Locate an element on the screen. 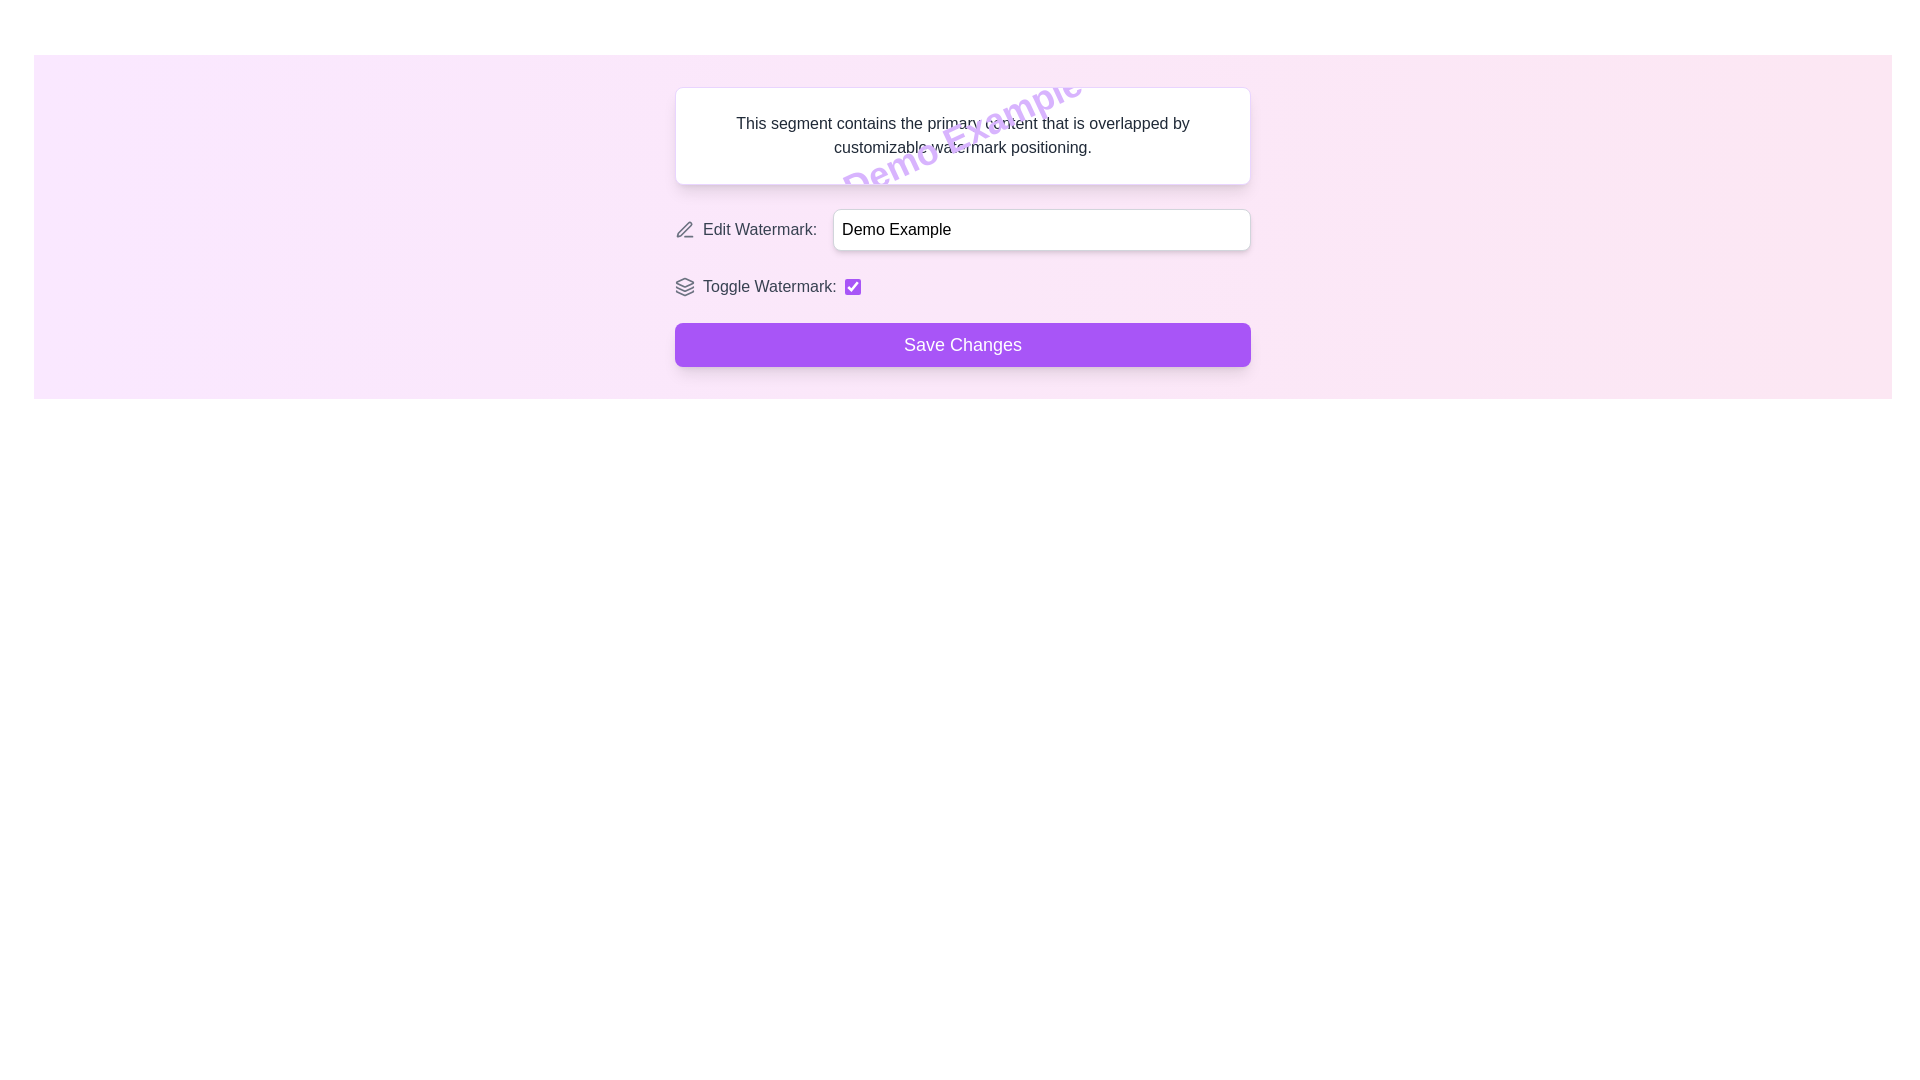  the checkbox used to toggle the watermark feature for keyboard navigation is located at coordinates (852, 286).